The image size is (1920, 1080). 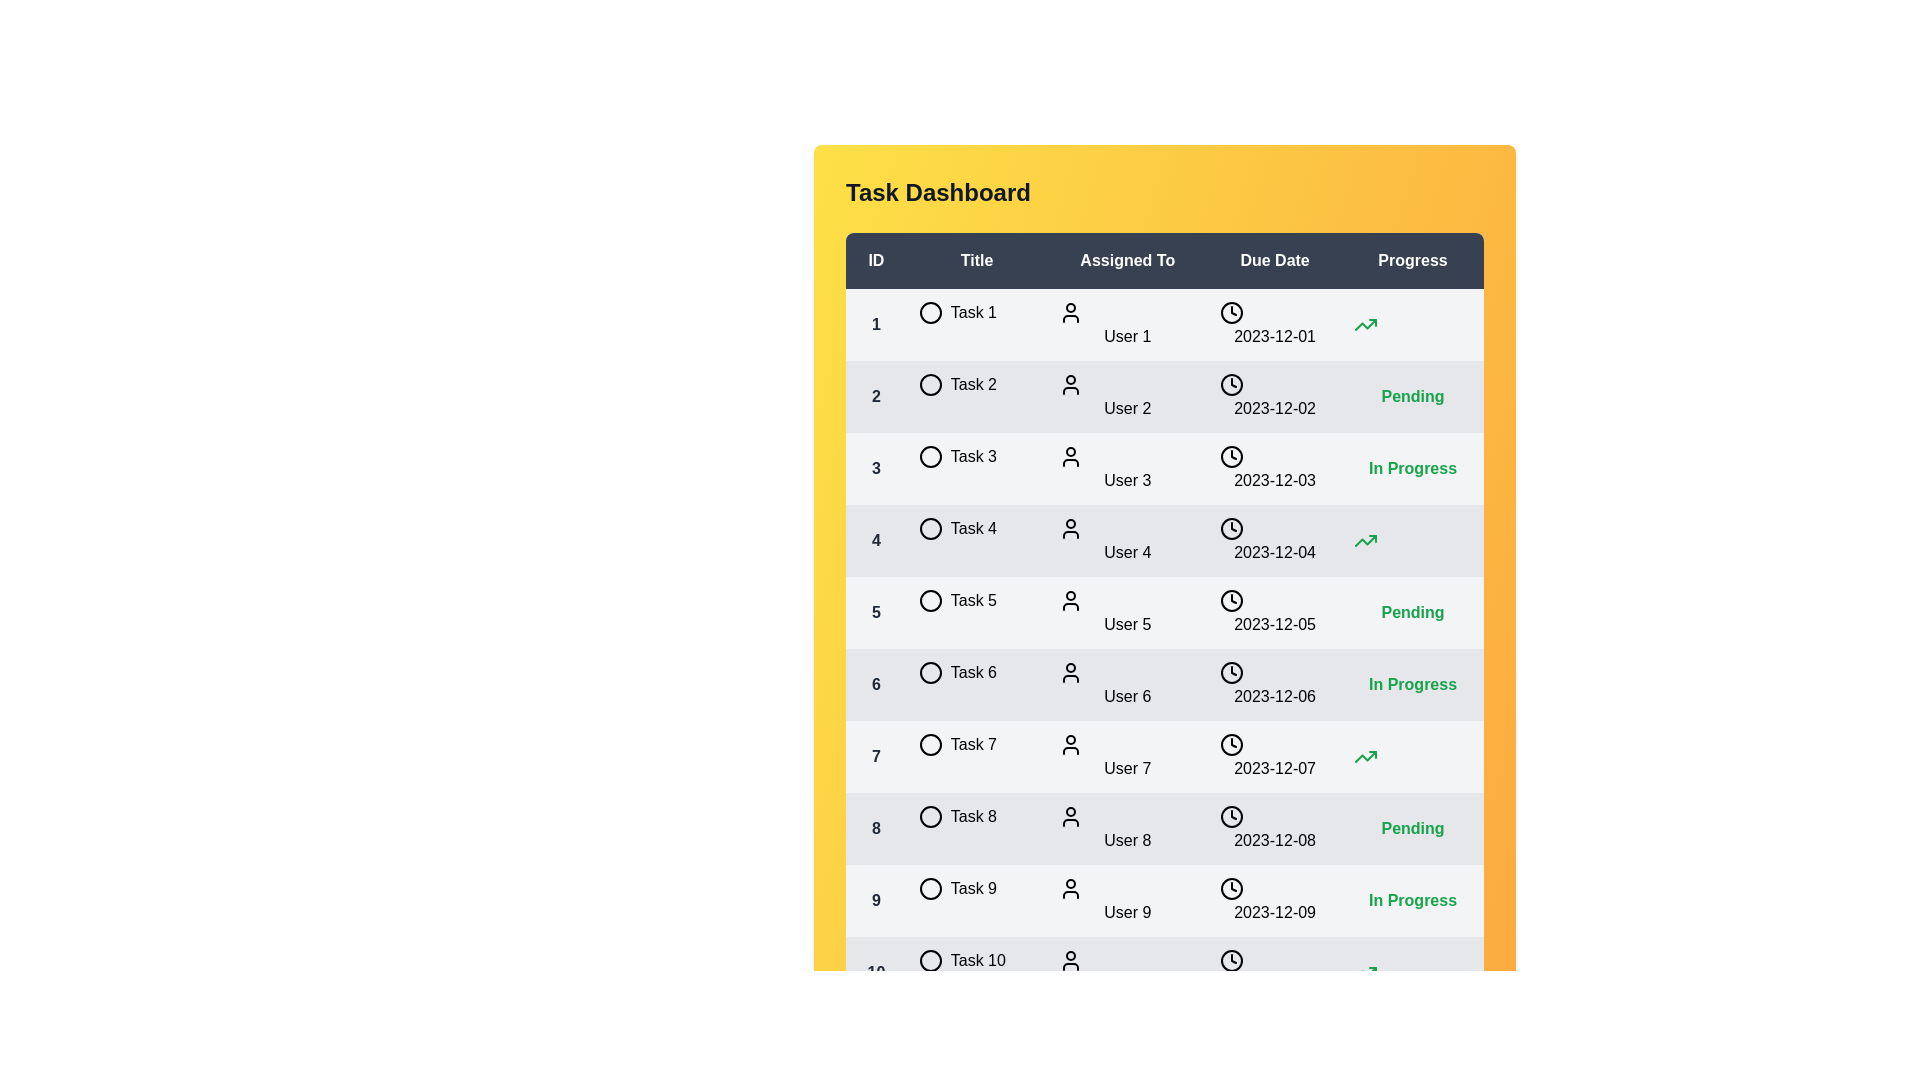 I want to click on the text of the task title to select it, so click(x=936, y=312).